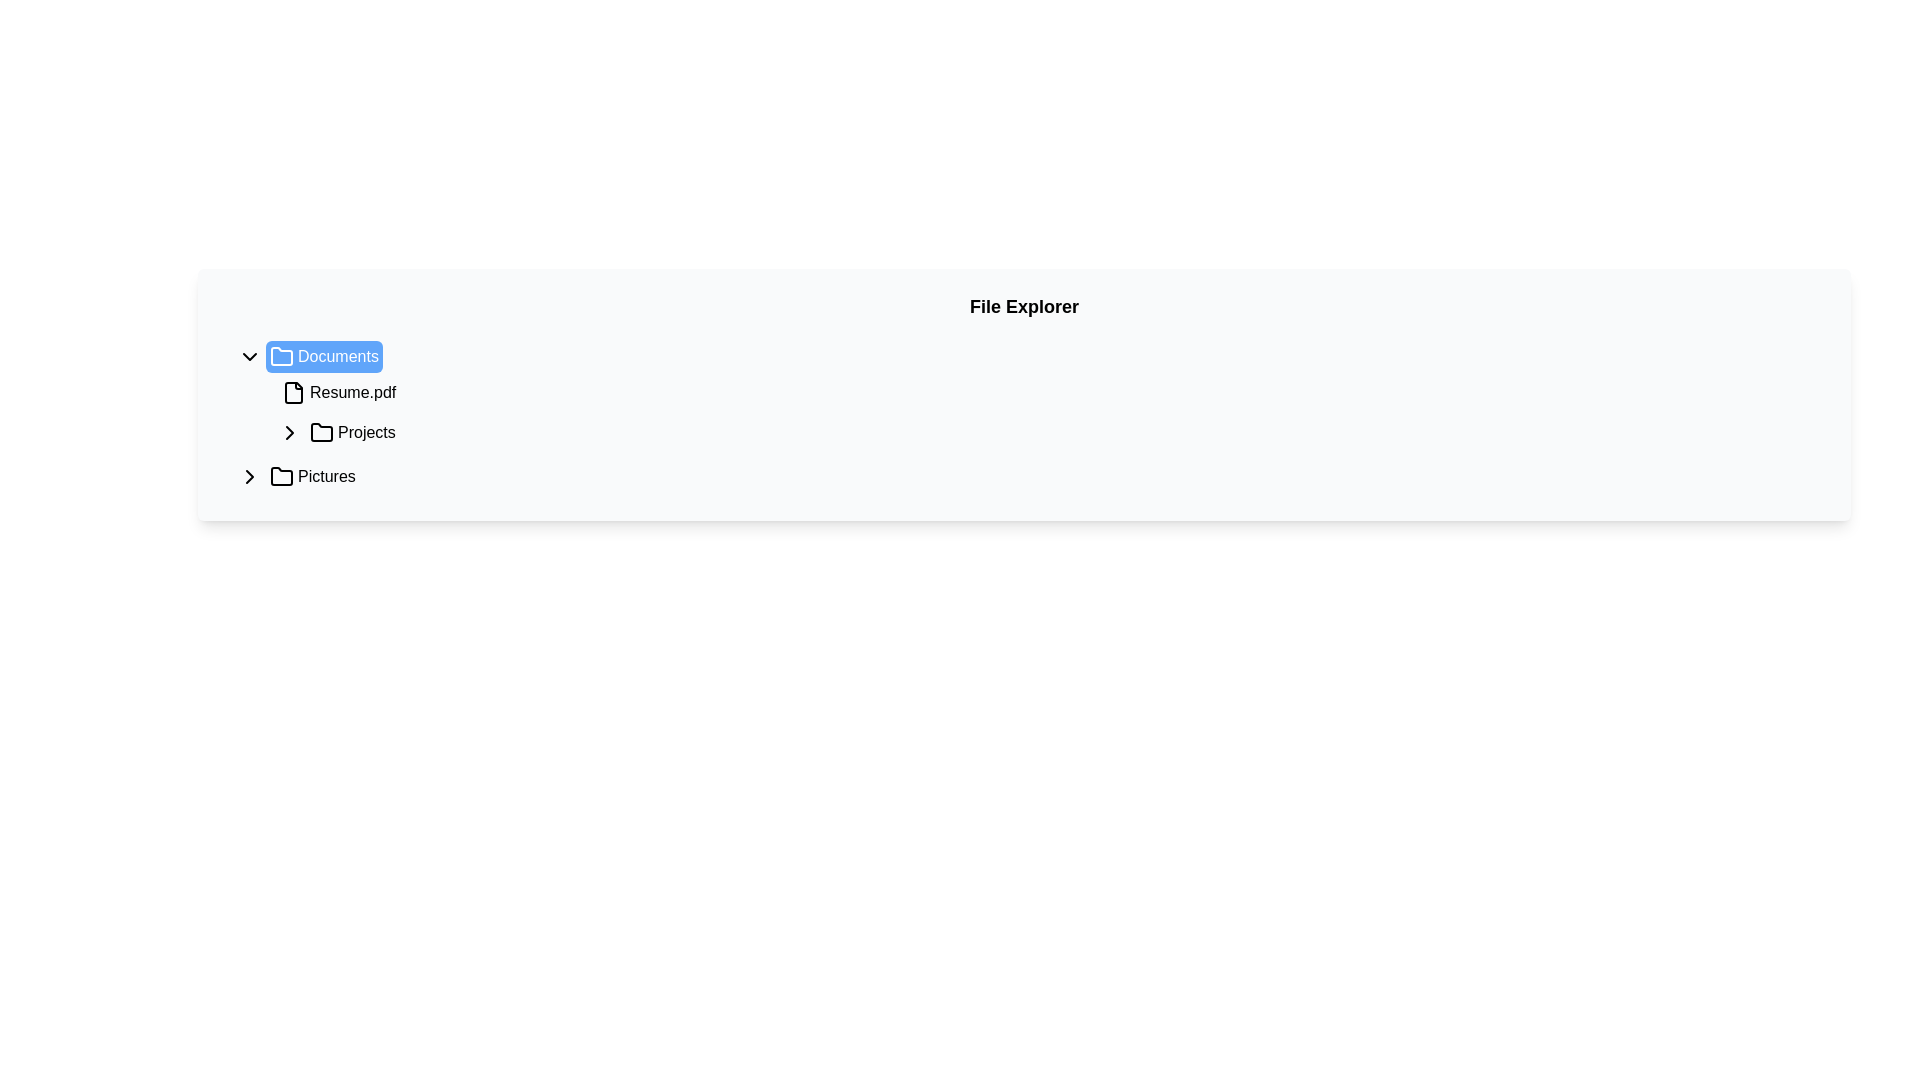 This screenshot has width=1920, height=1080. I want to click on the folder icon located in the file explorer under 'Documents' next to the label 'Projects', so click(321, 431).